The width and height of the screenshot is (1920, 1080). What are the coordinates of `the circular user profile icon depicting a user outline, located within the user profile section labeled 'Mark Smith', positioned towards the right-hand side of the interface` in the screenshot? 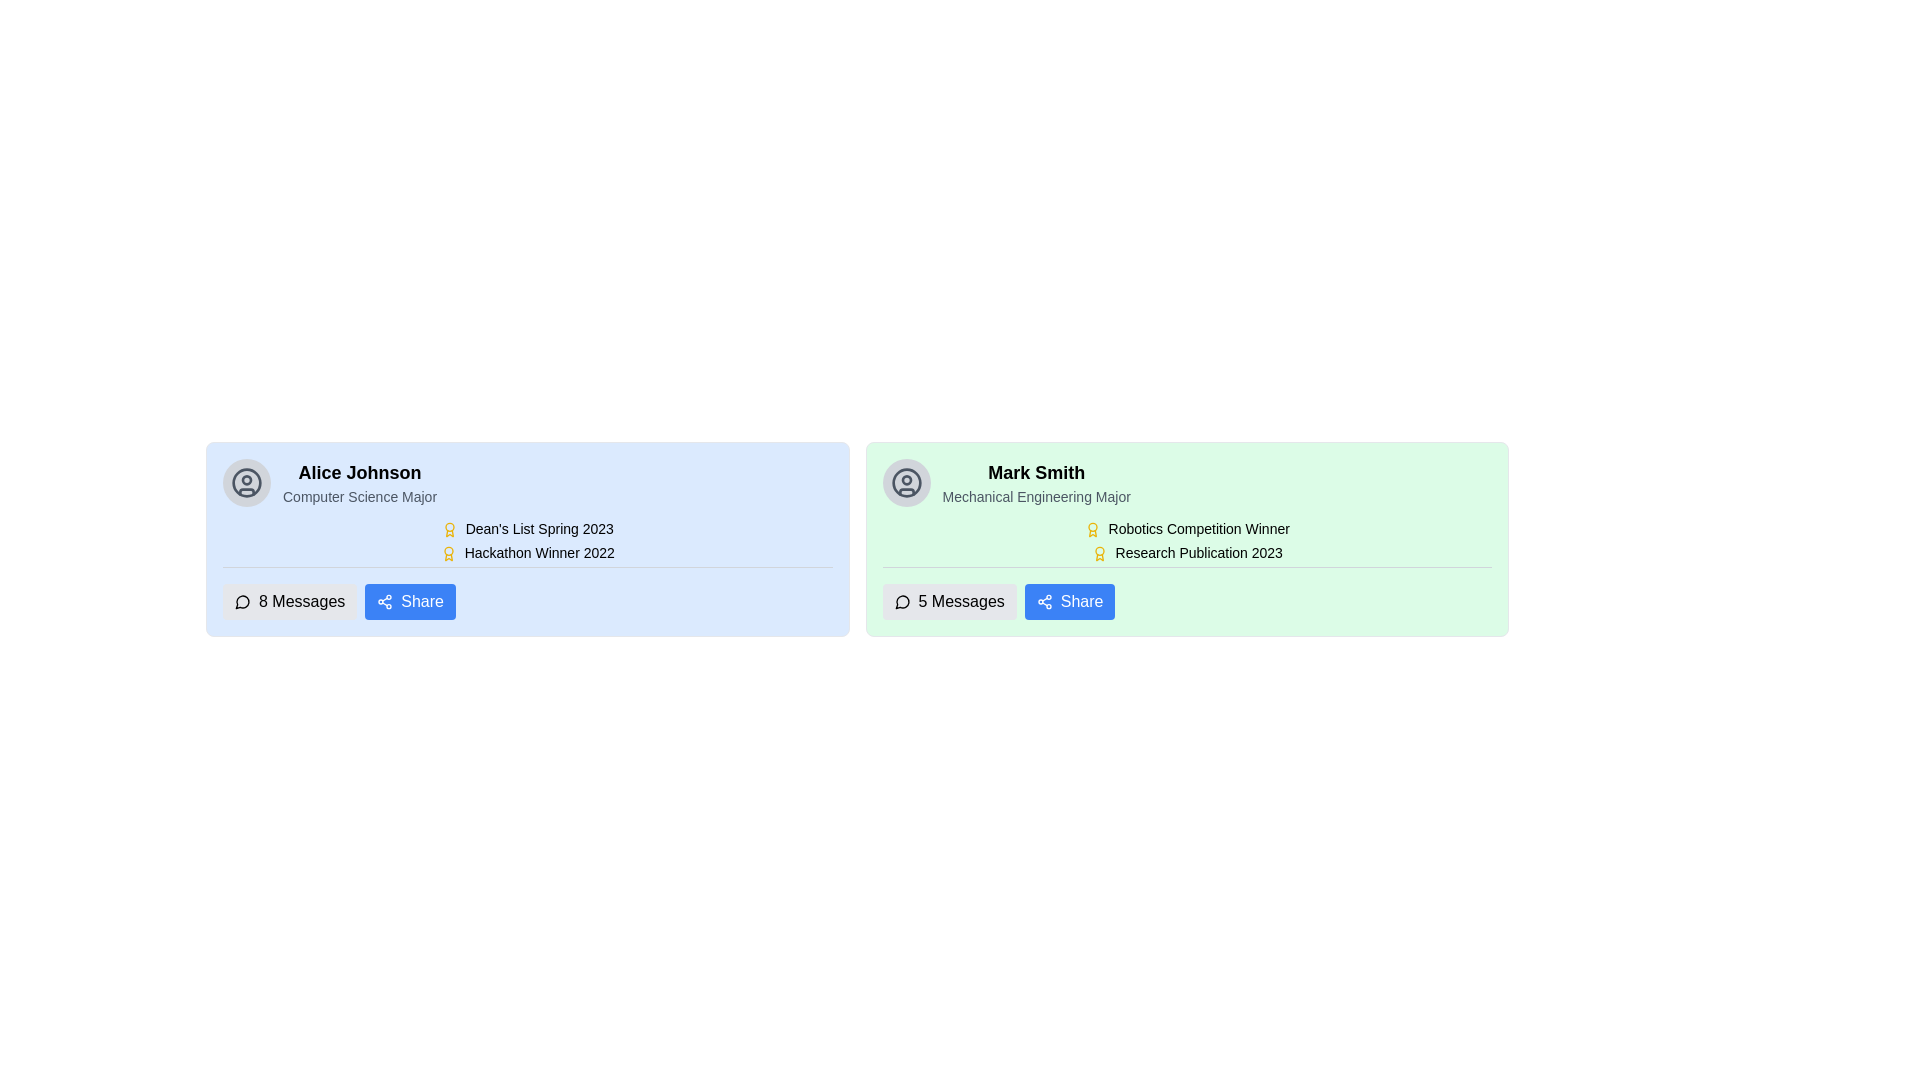 It's located at (905, 482).